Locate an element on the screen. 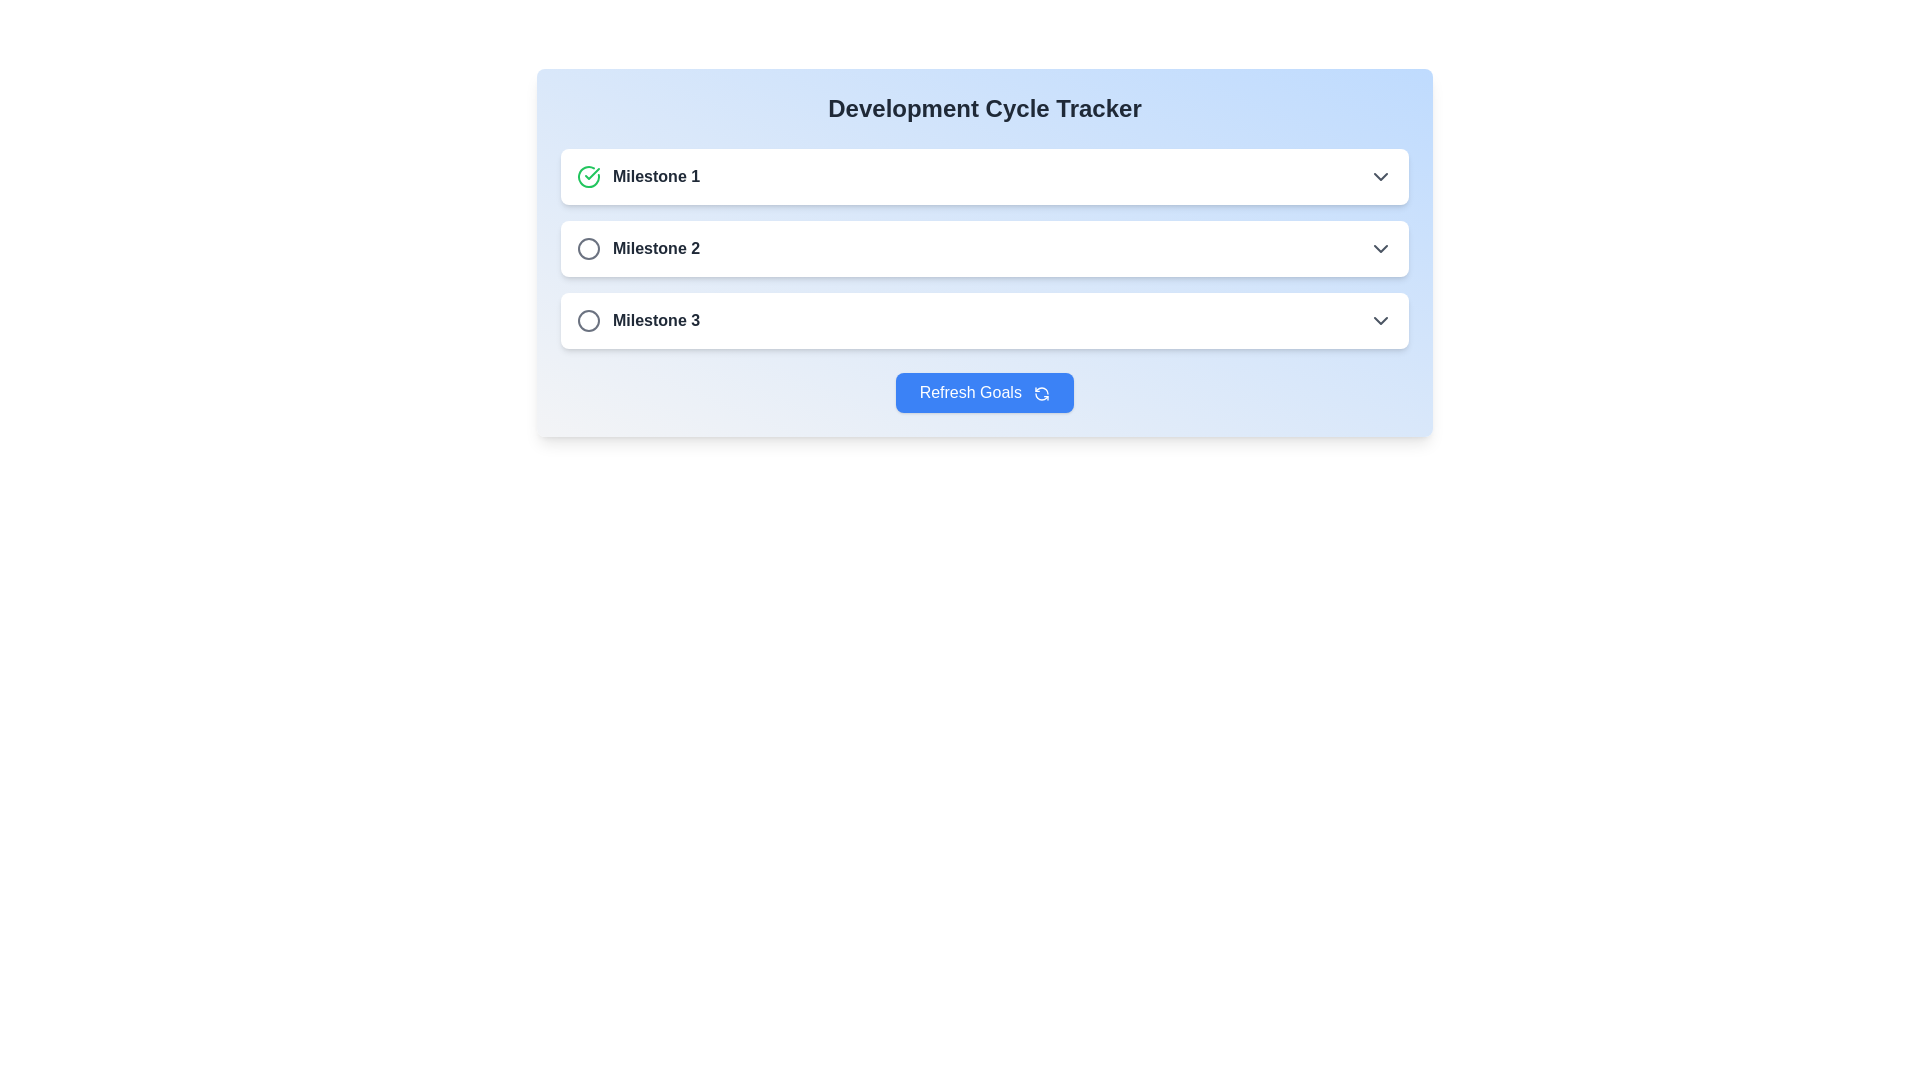 The height and width of the screenshot is (1080, 1920). text label 'Milestone 1', which is styled in bold and slightly dark gray, located towards the top of the vertical list and horizontally aligned with a green checkmark icon is located at coordinates (656, 176).